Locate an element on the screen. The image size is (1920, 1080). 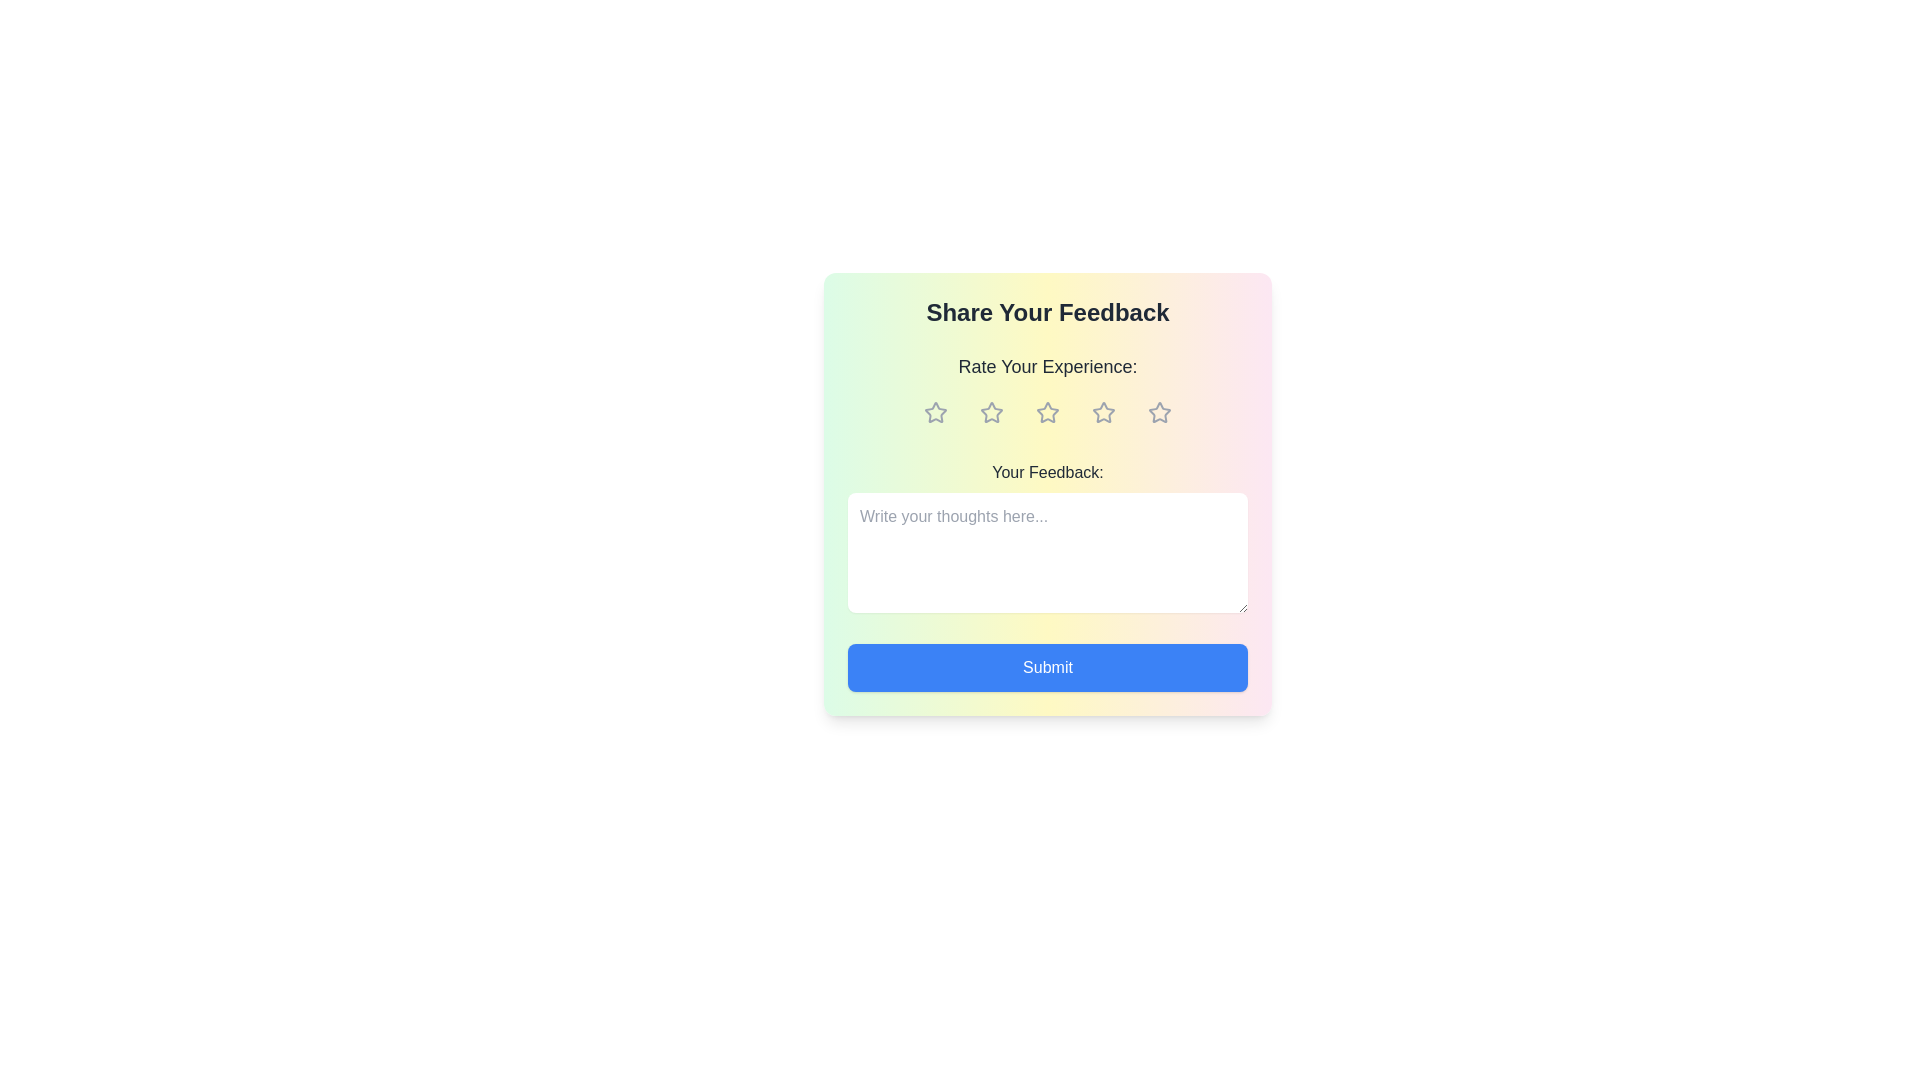
across the third star icon is located at coordinates (1046, 411).